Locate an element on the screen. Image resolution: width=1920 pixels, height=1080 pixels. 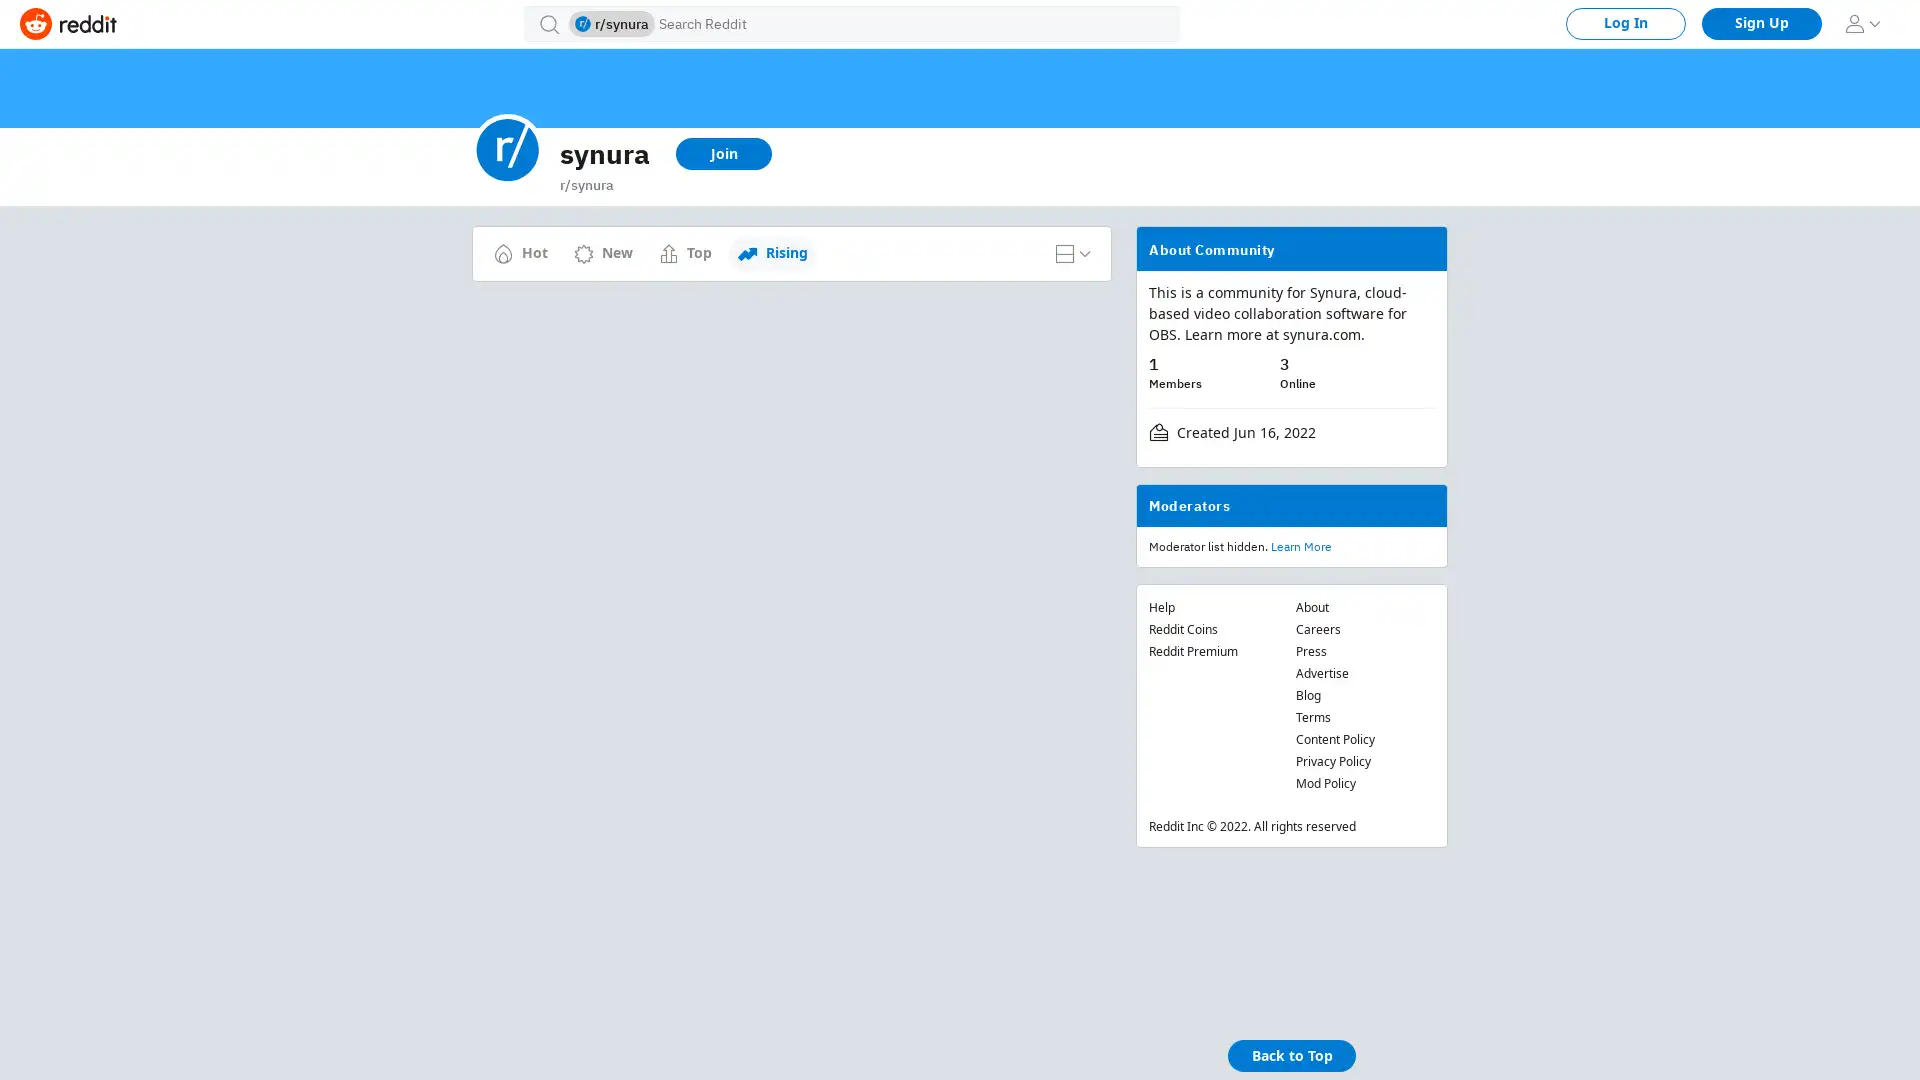
Save is located at coordinates (740, 402).